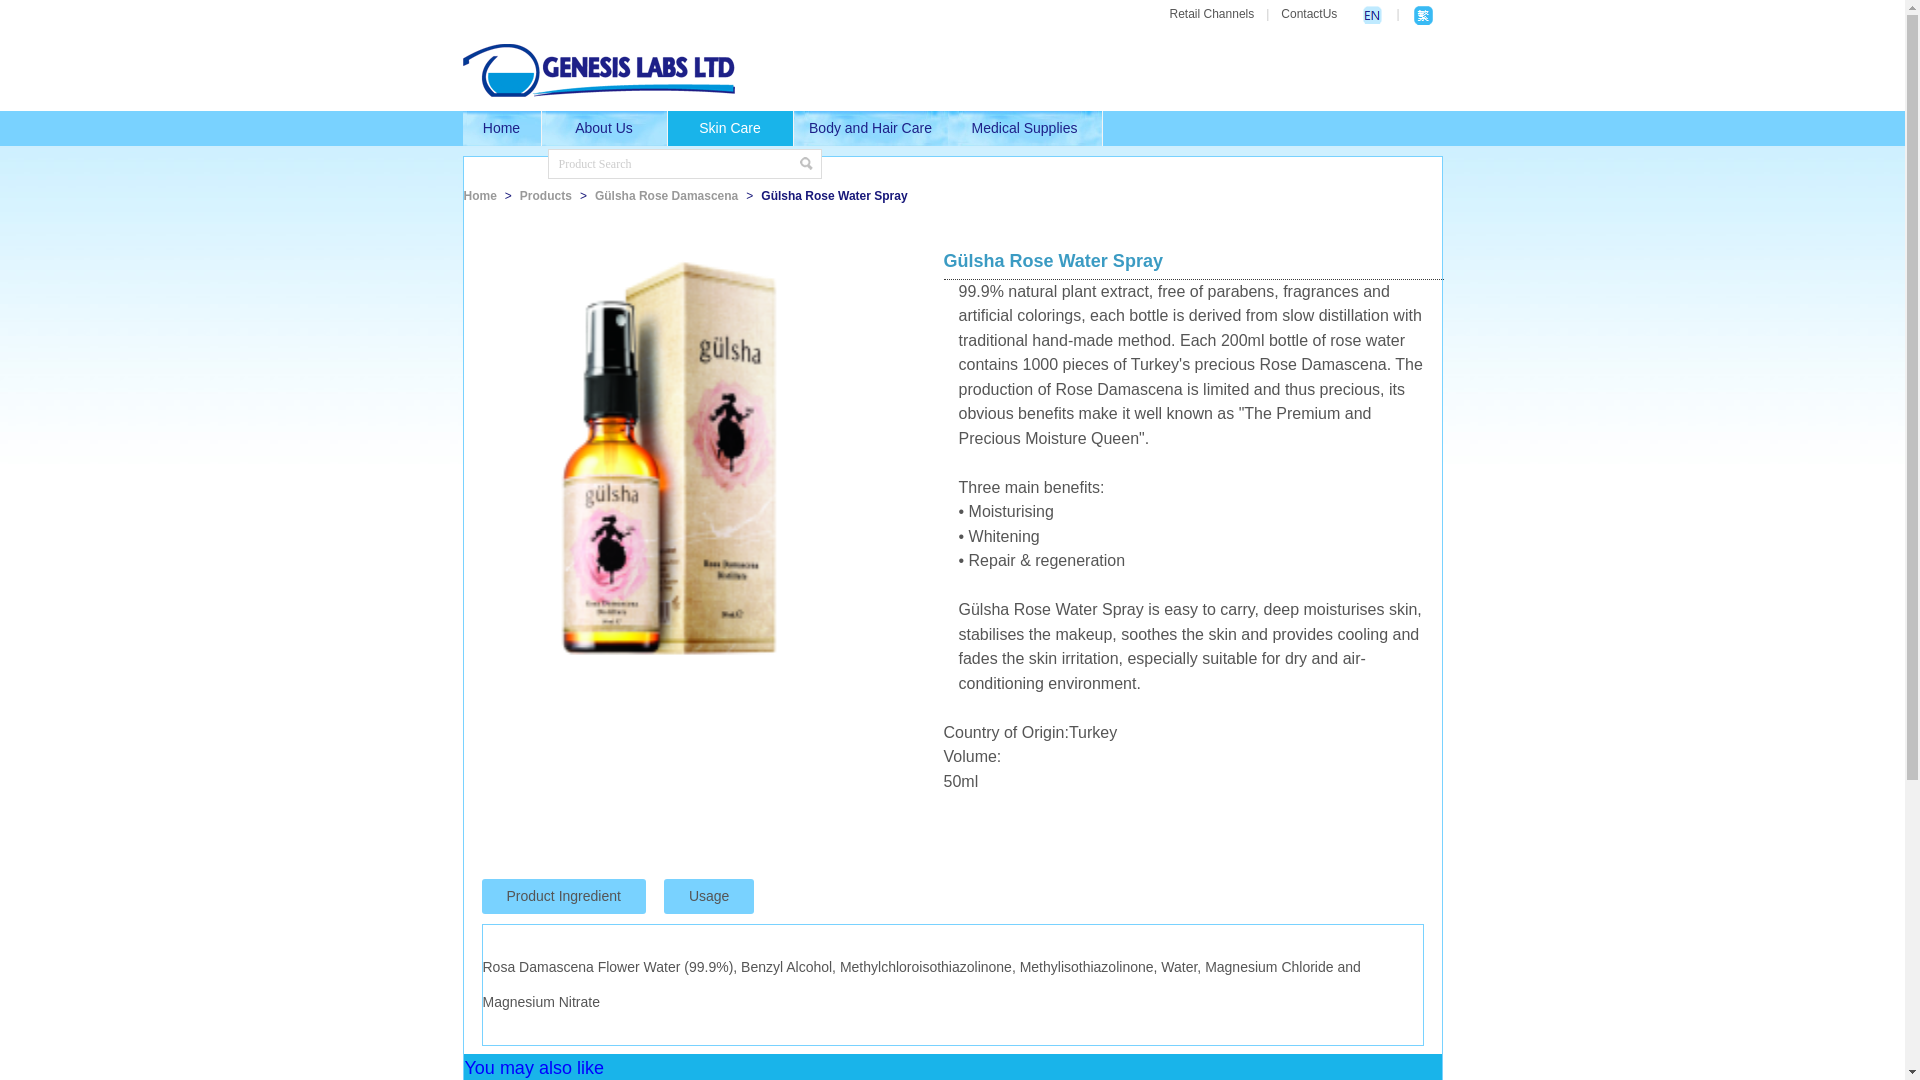 Image resolution: width=1920 pixels, height=1080 pixels. I want to click on 'Retail Channels', so click(1211, 14).